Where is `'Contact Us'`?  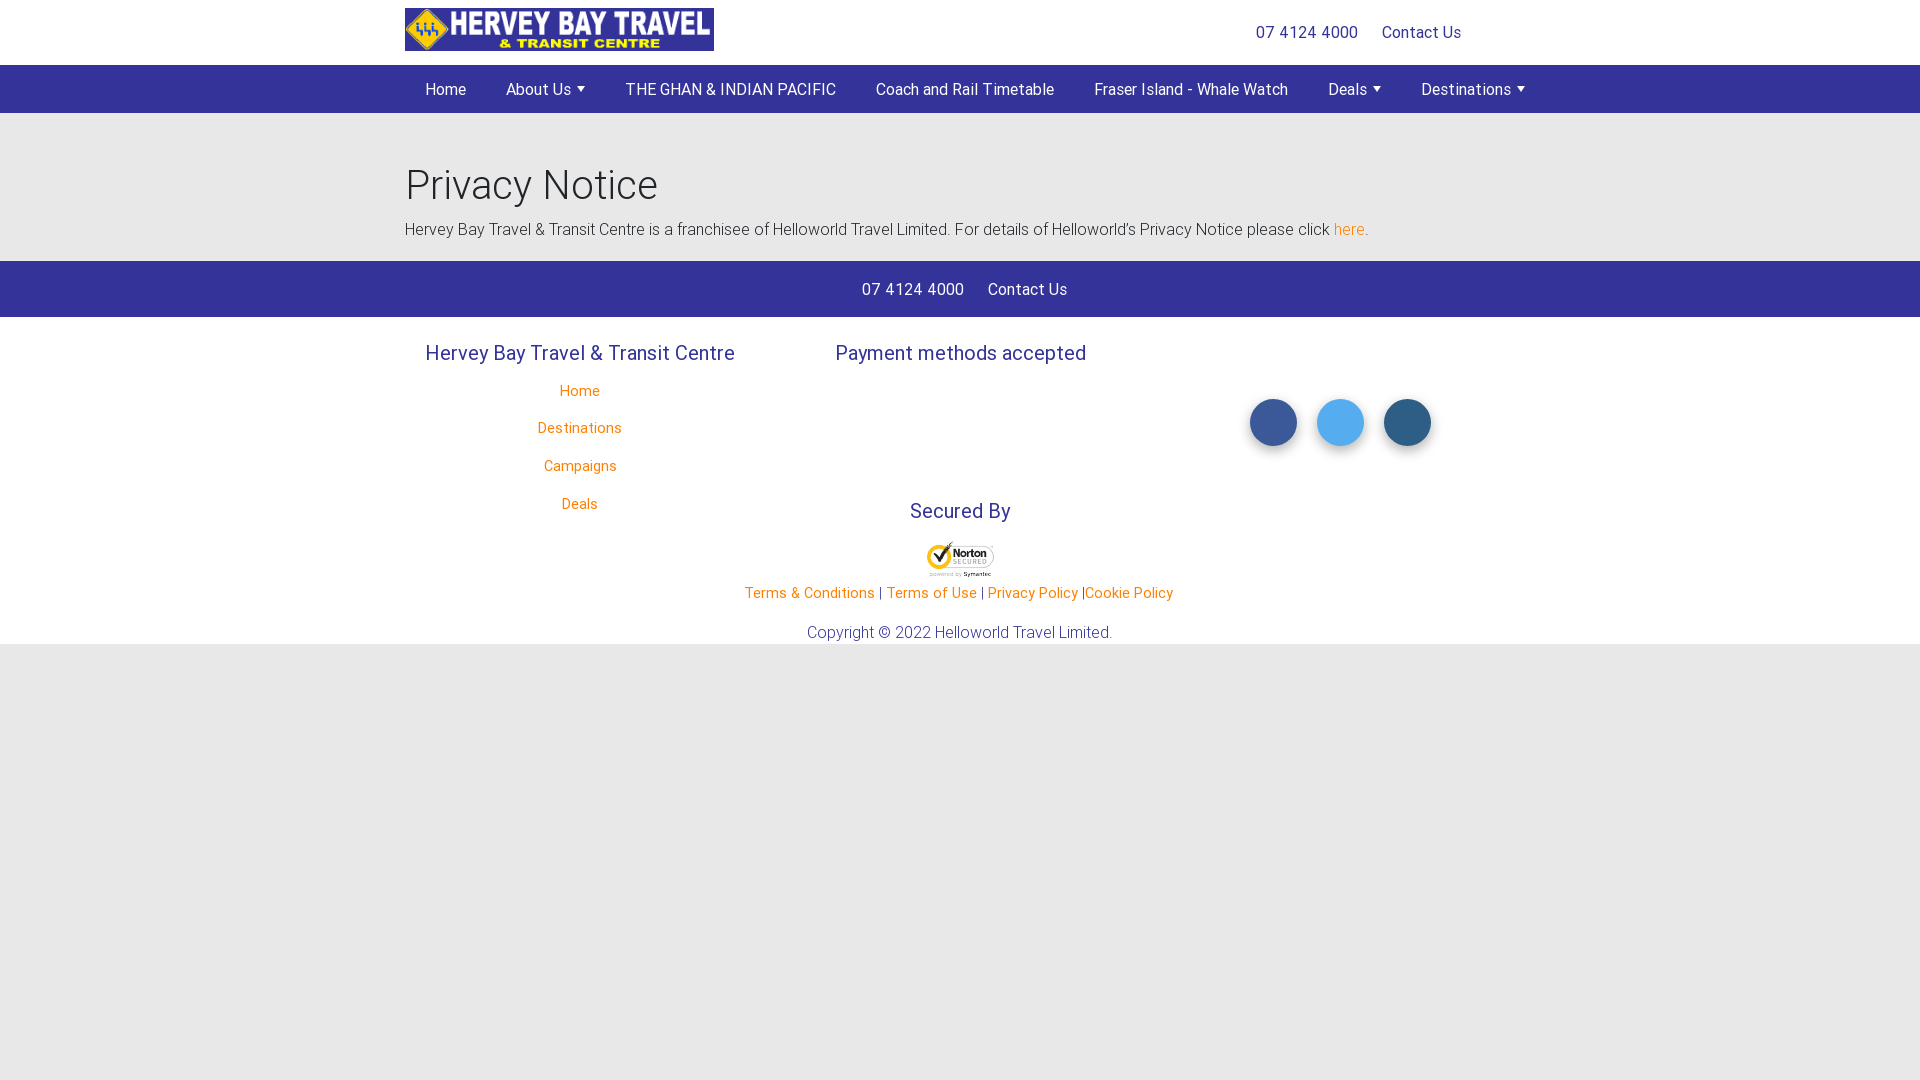
'Contact Us' is located at coordinates (1365, 31).